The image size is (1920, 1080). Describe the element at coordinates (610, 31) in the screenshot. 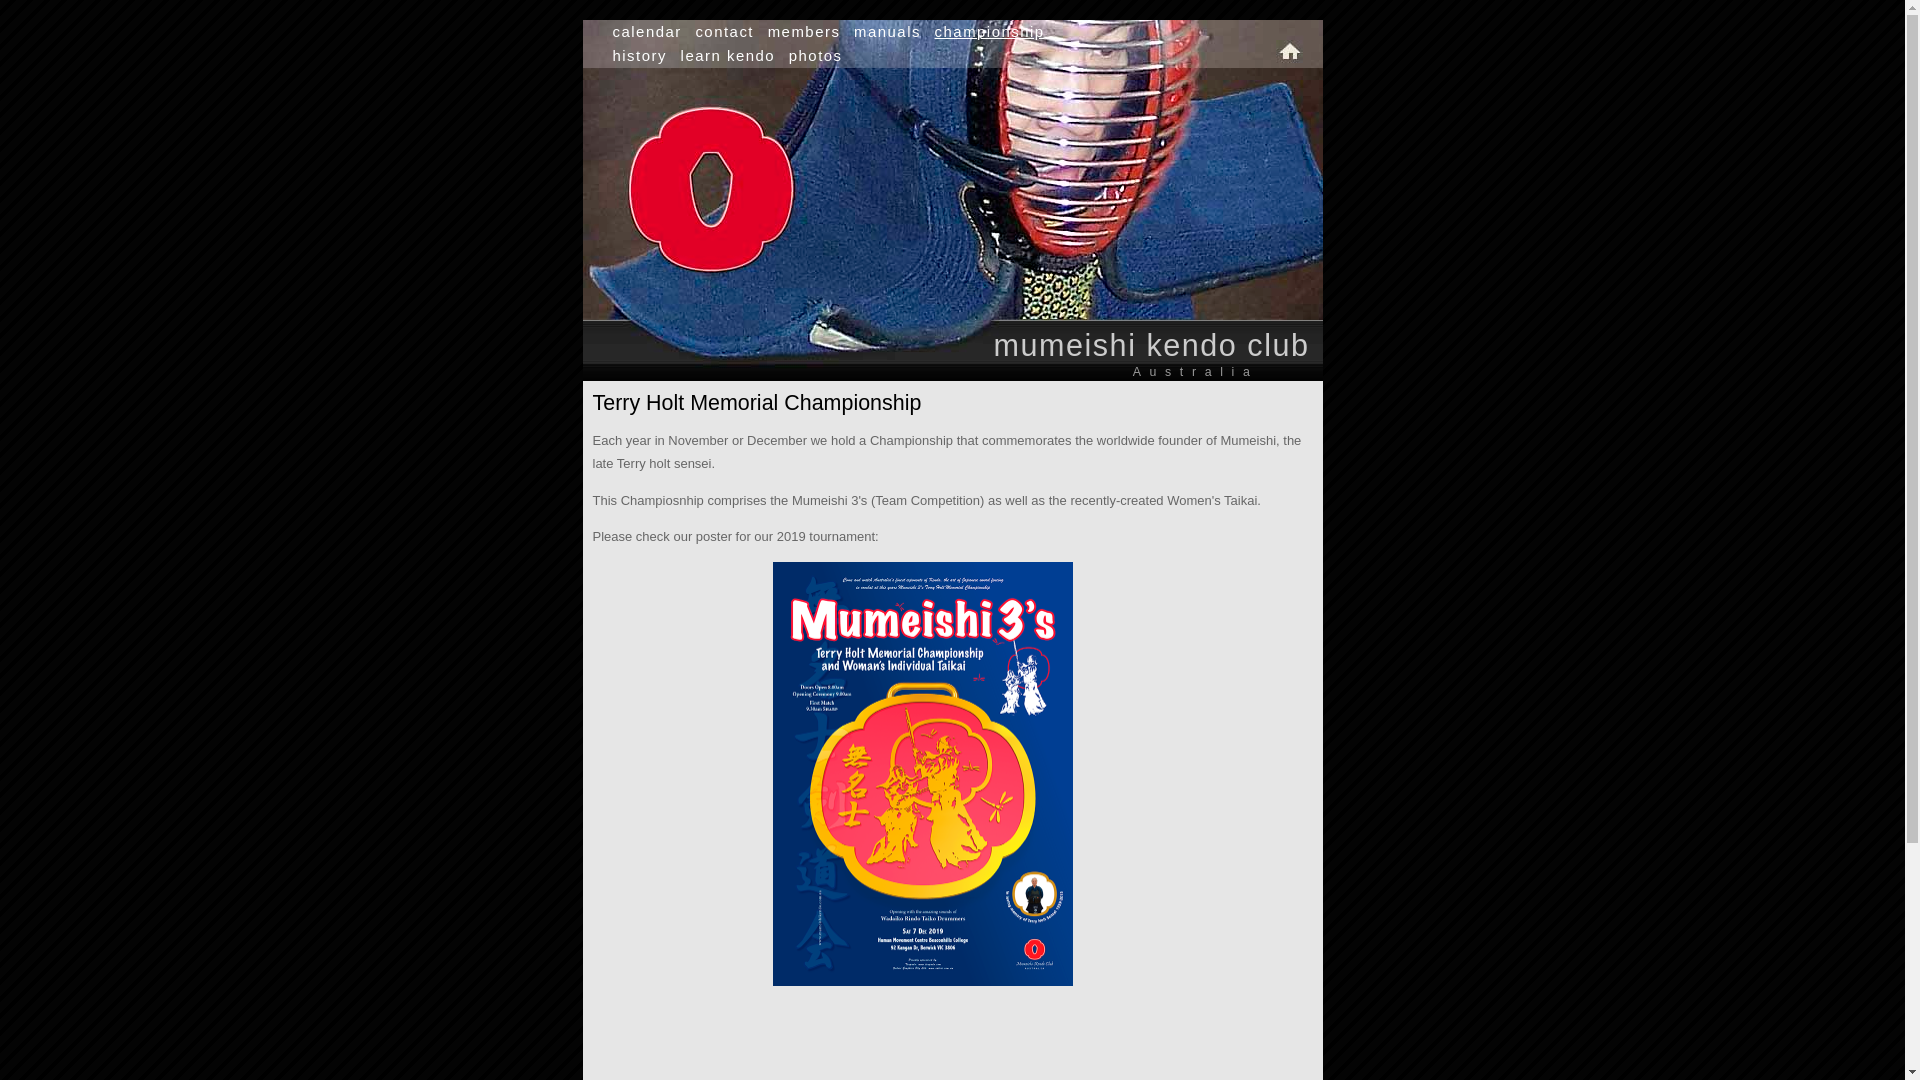

I see `'calendar'` at that location.